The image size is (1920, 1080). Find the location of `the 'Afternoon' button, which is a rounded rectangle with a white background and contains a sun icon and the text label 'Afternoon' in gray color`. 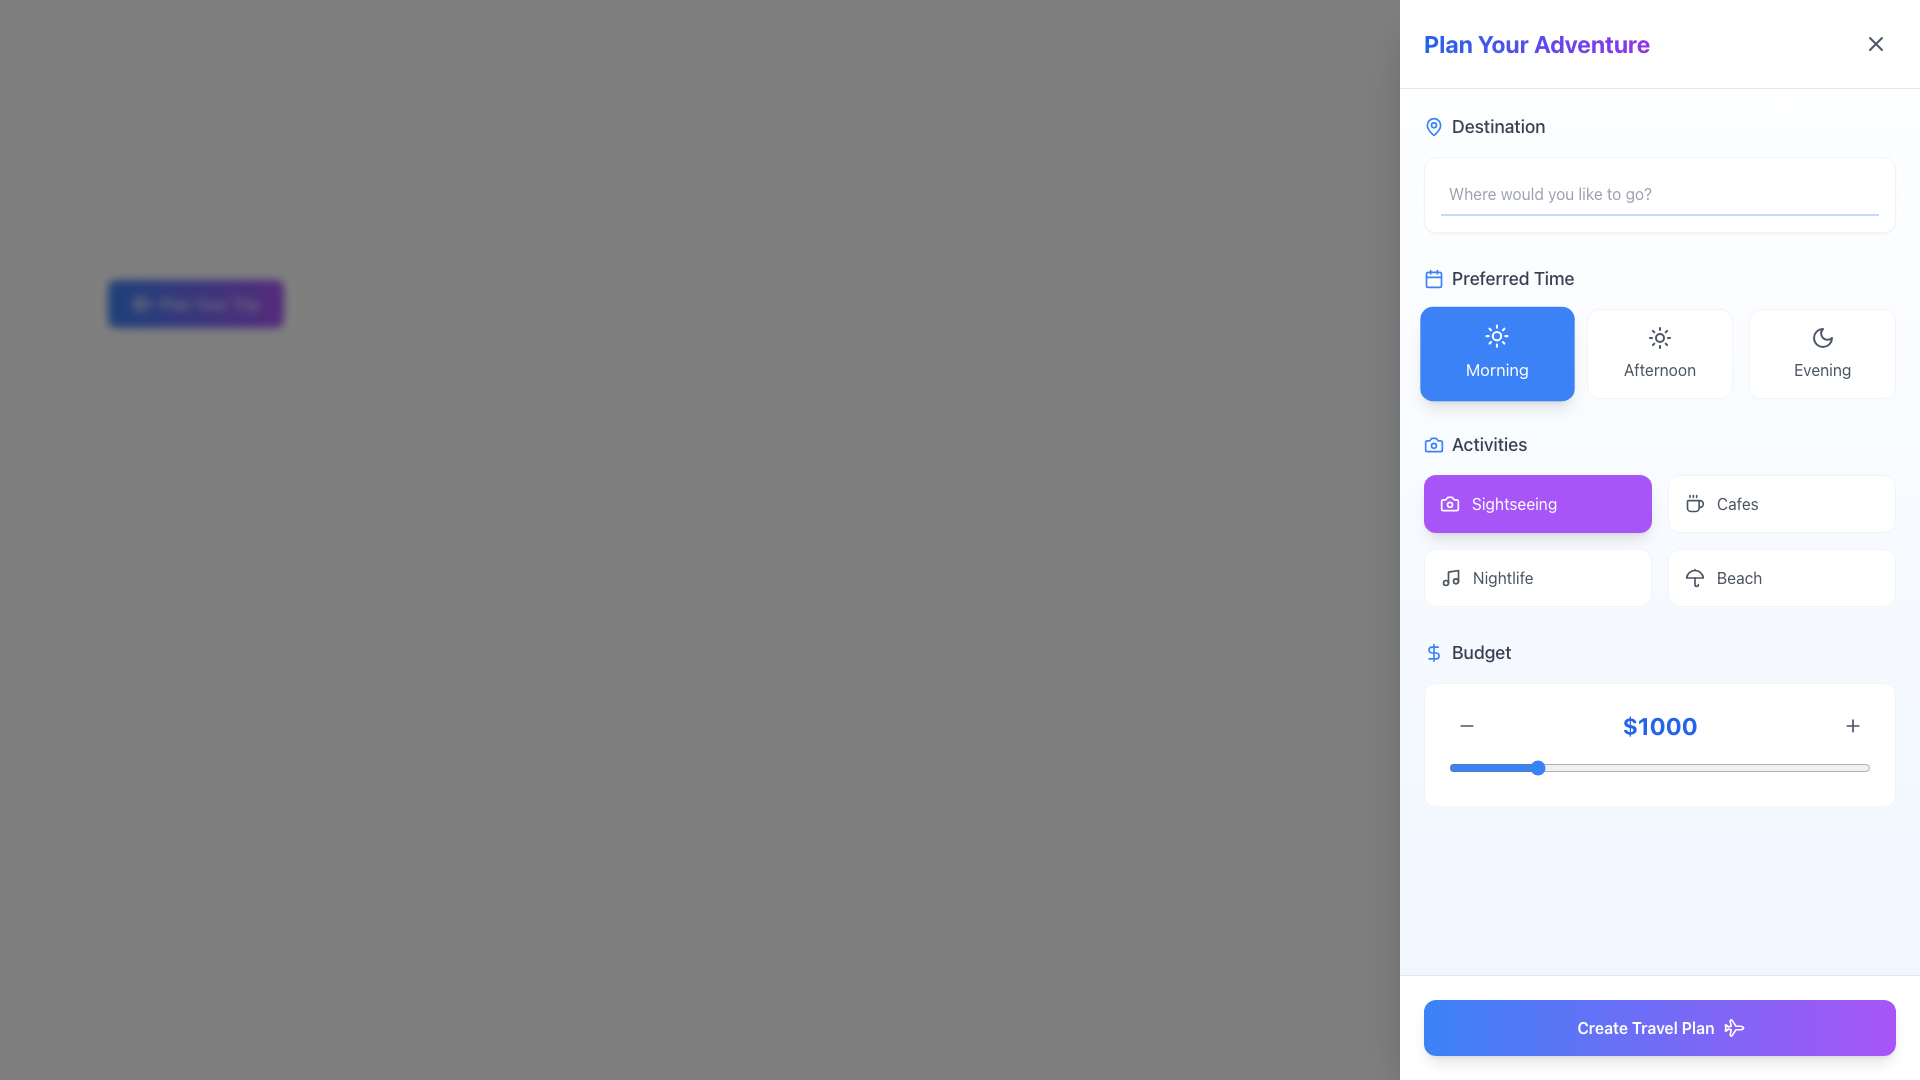

the 'Afternoon' button, which is a rounded rectangle with a white background and contains a sun icon and the text label 'Afternoon' in gray color is located at coordinates (1660, 353).